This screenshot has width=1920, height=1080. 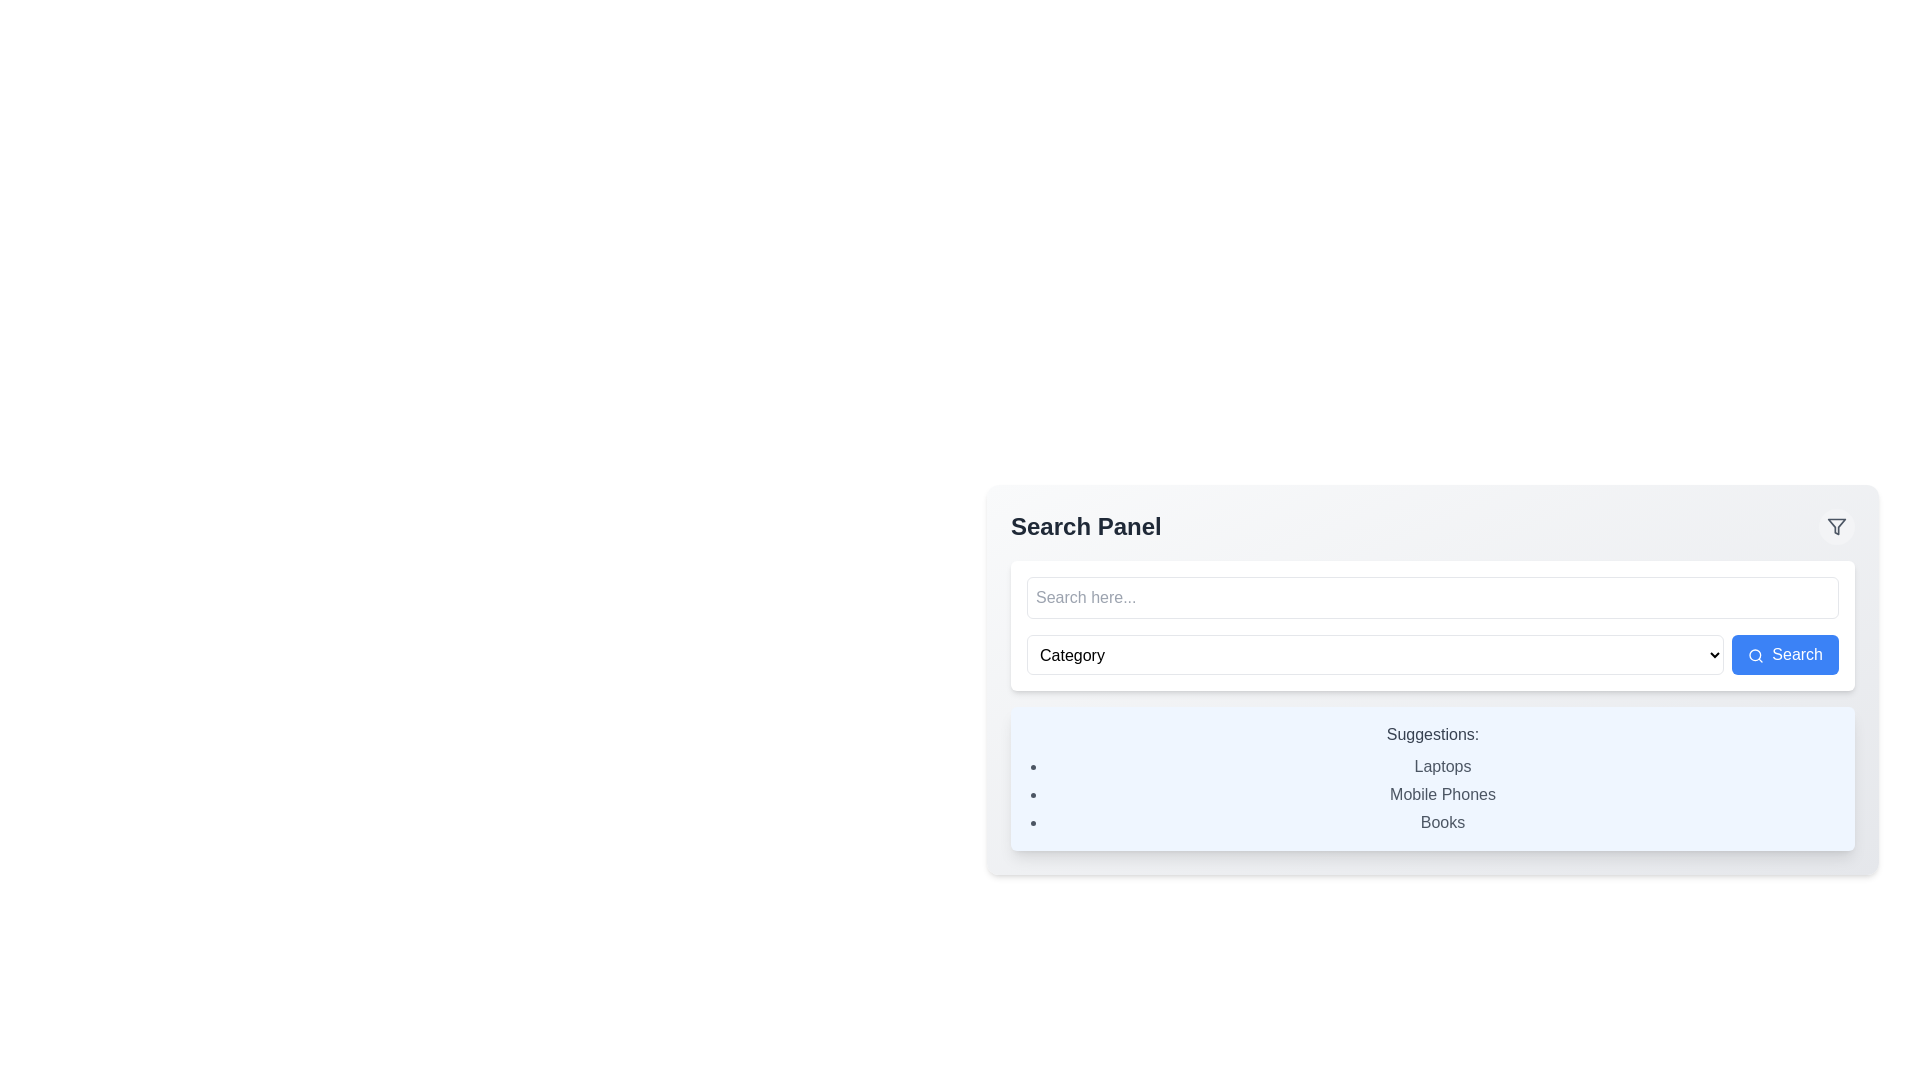 I want to click on displayed text from the ordered list or bullet-point list located in the lower section of the 'Search Panel', beneath the title 'Suggestions:' and above a blank space, so click(x=1432, y=793).